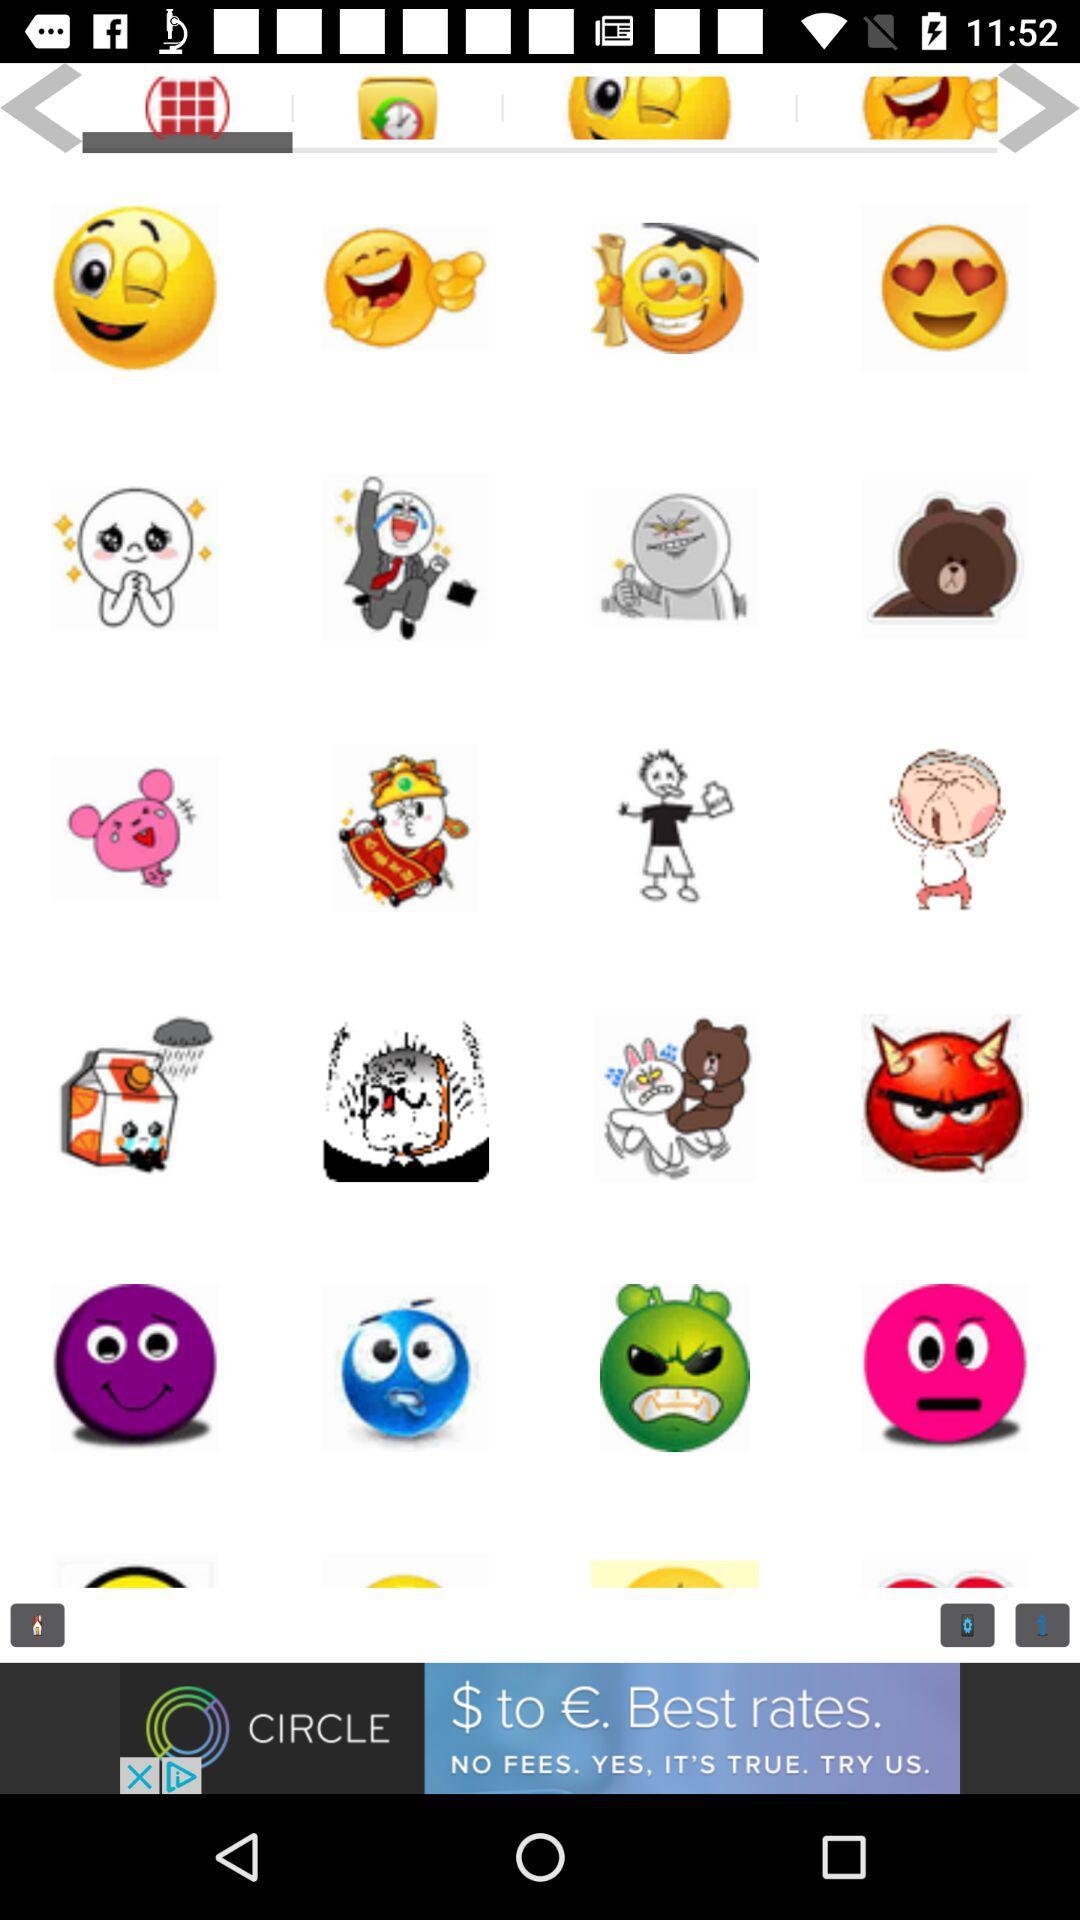 The height and width of the screenshot is (1920, 1080). What do you see at coordinates (405, 1367) in the screenshot?
I see `emoji select` at bounding box center [405, 1367].